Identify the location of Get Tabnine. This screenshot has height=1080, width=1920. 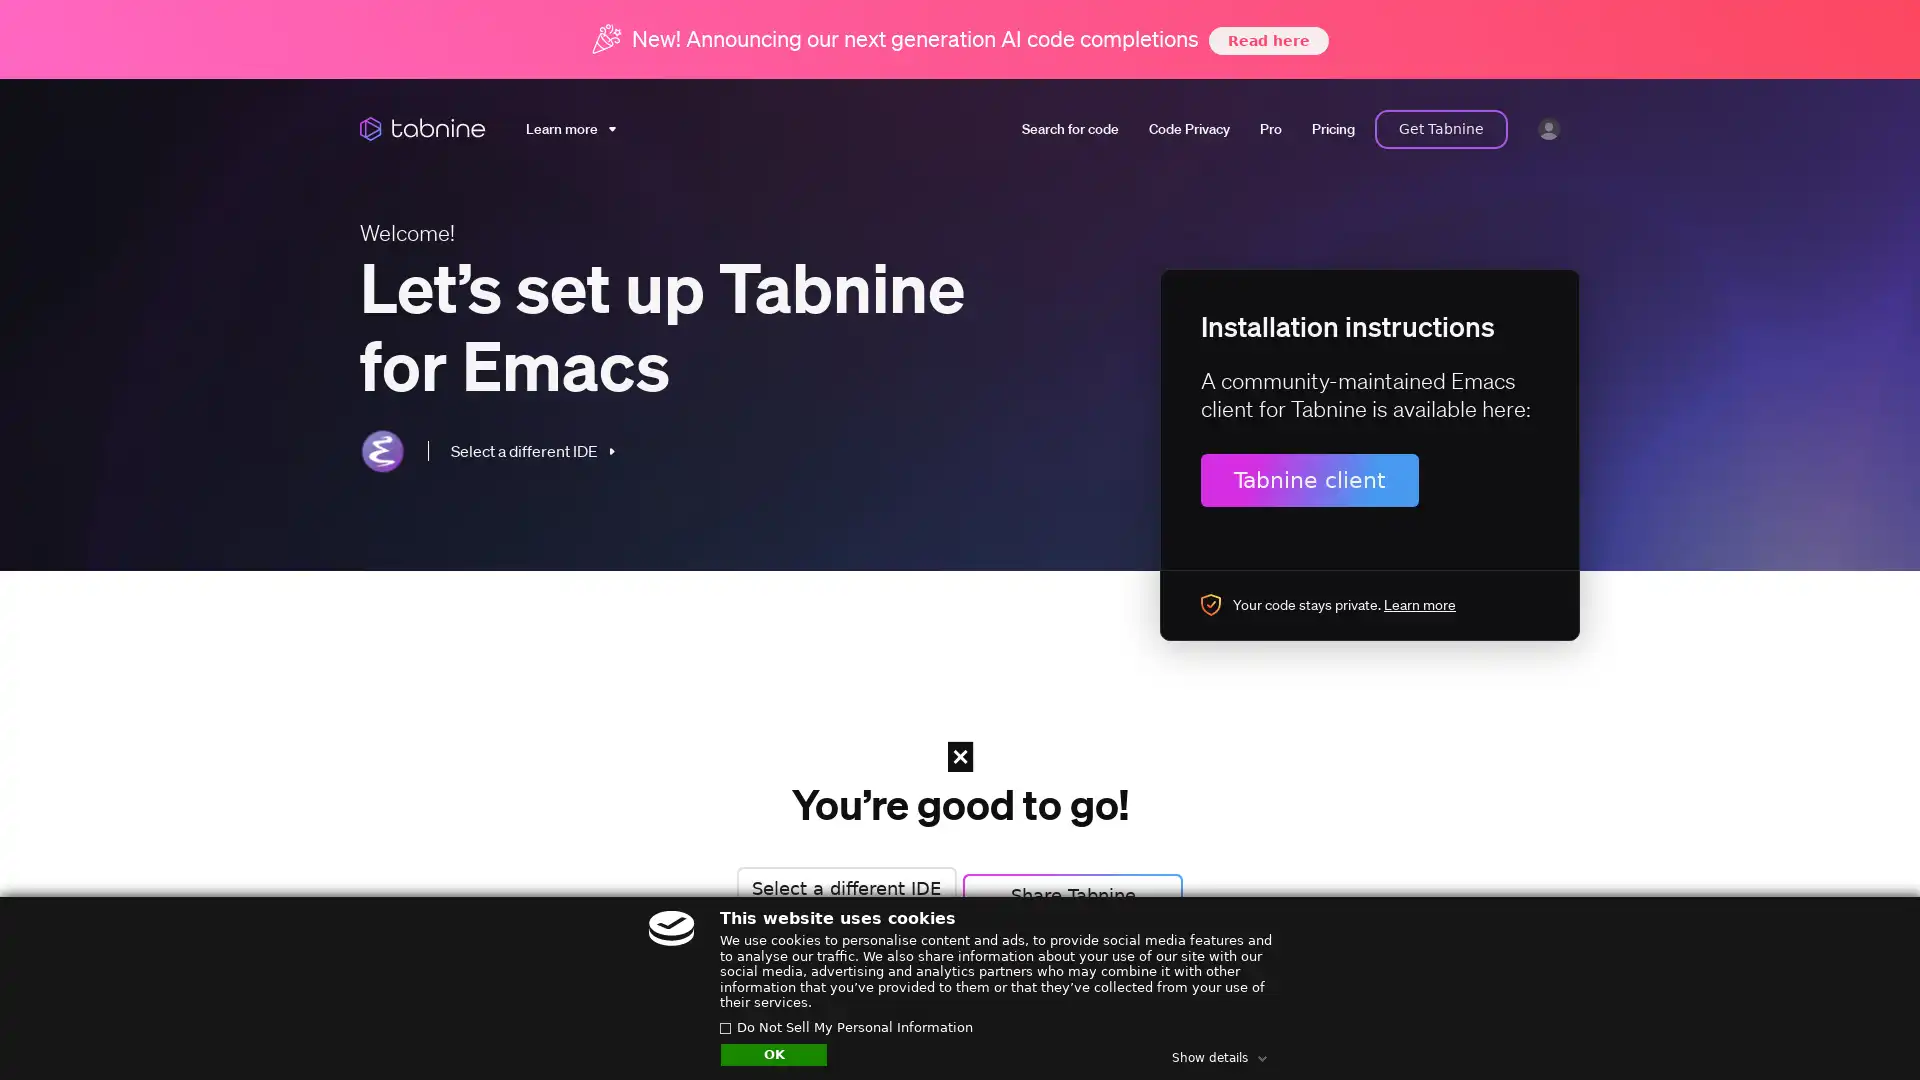
(1441, 128).